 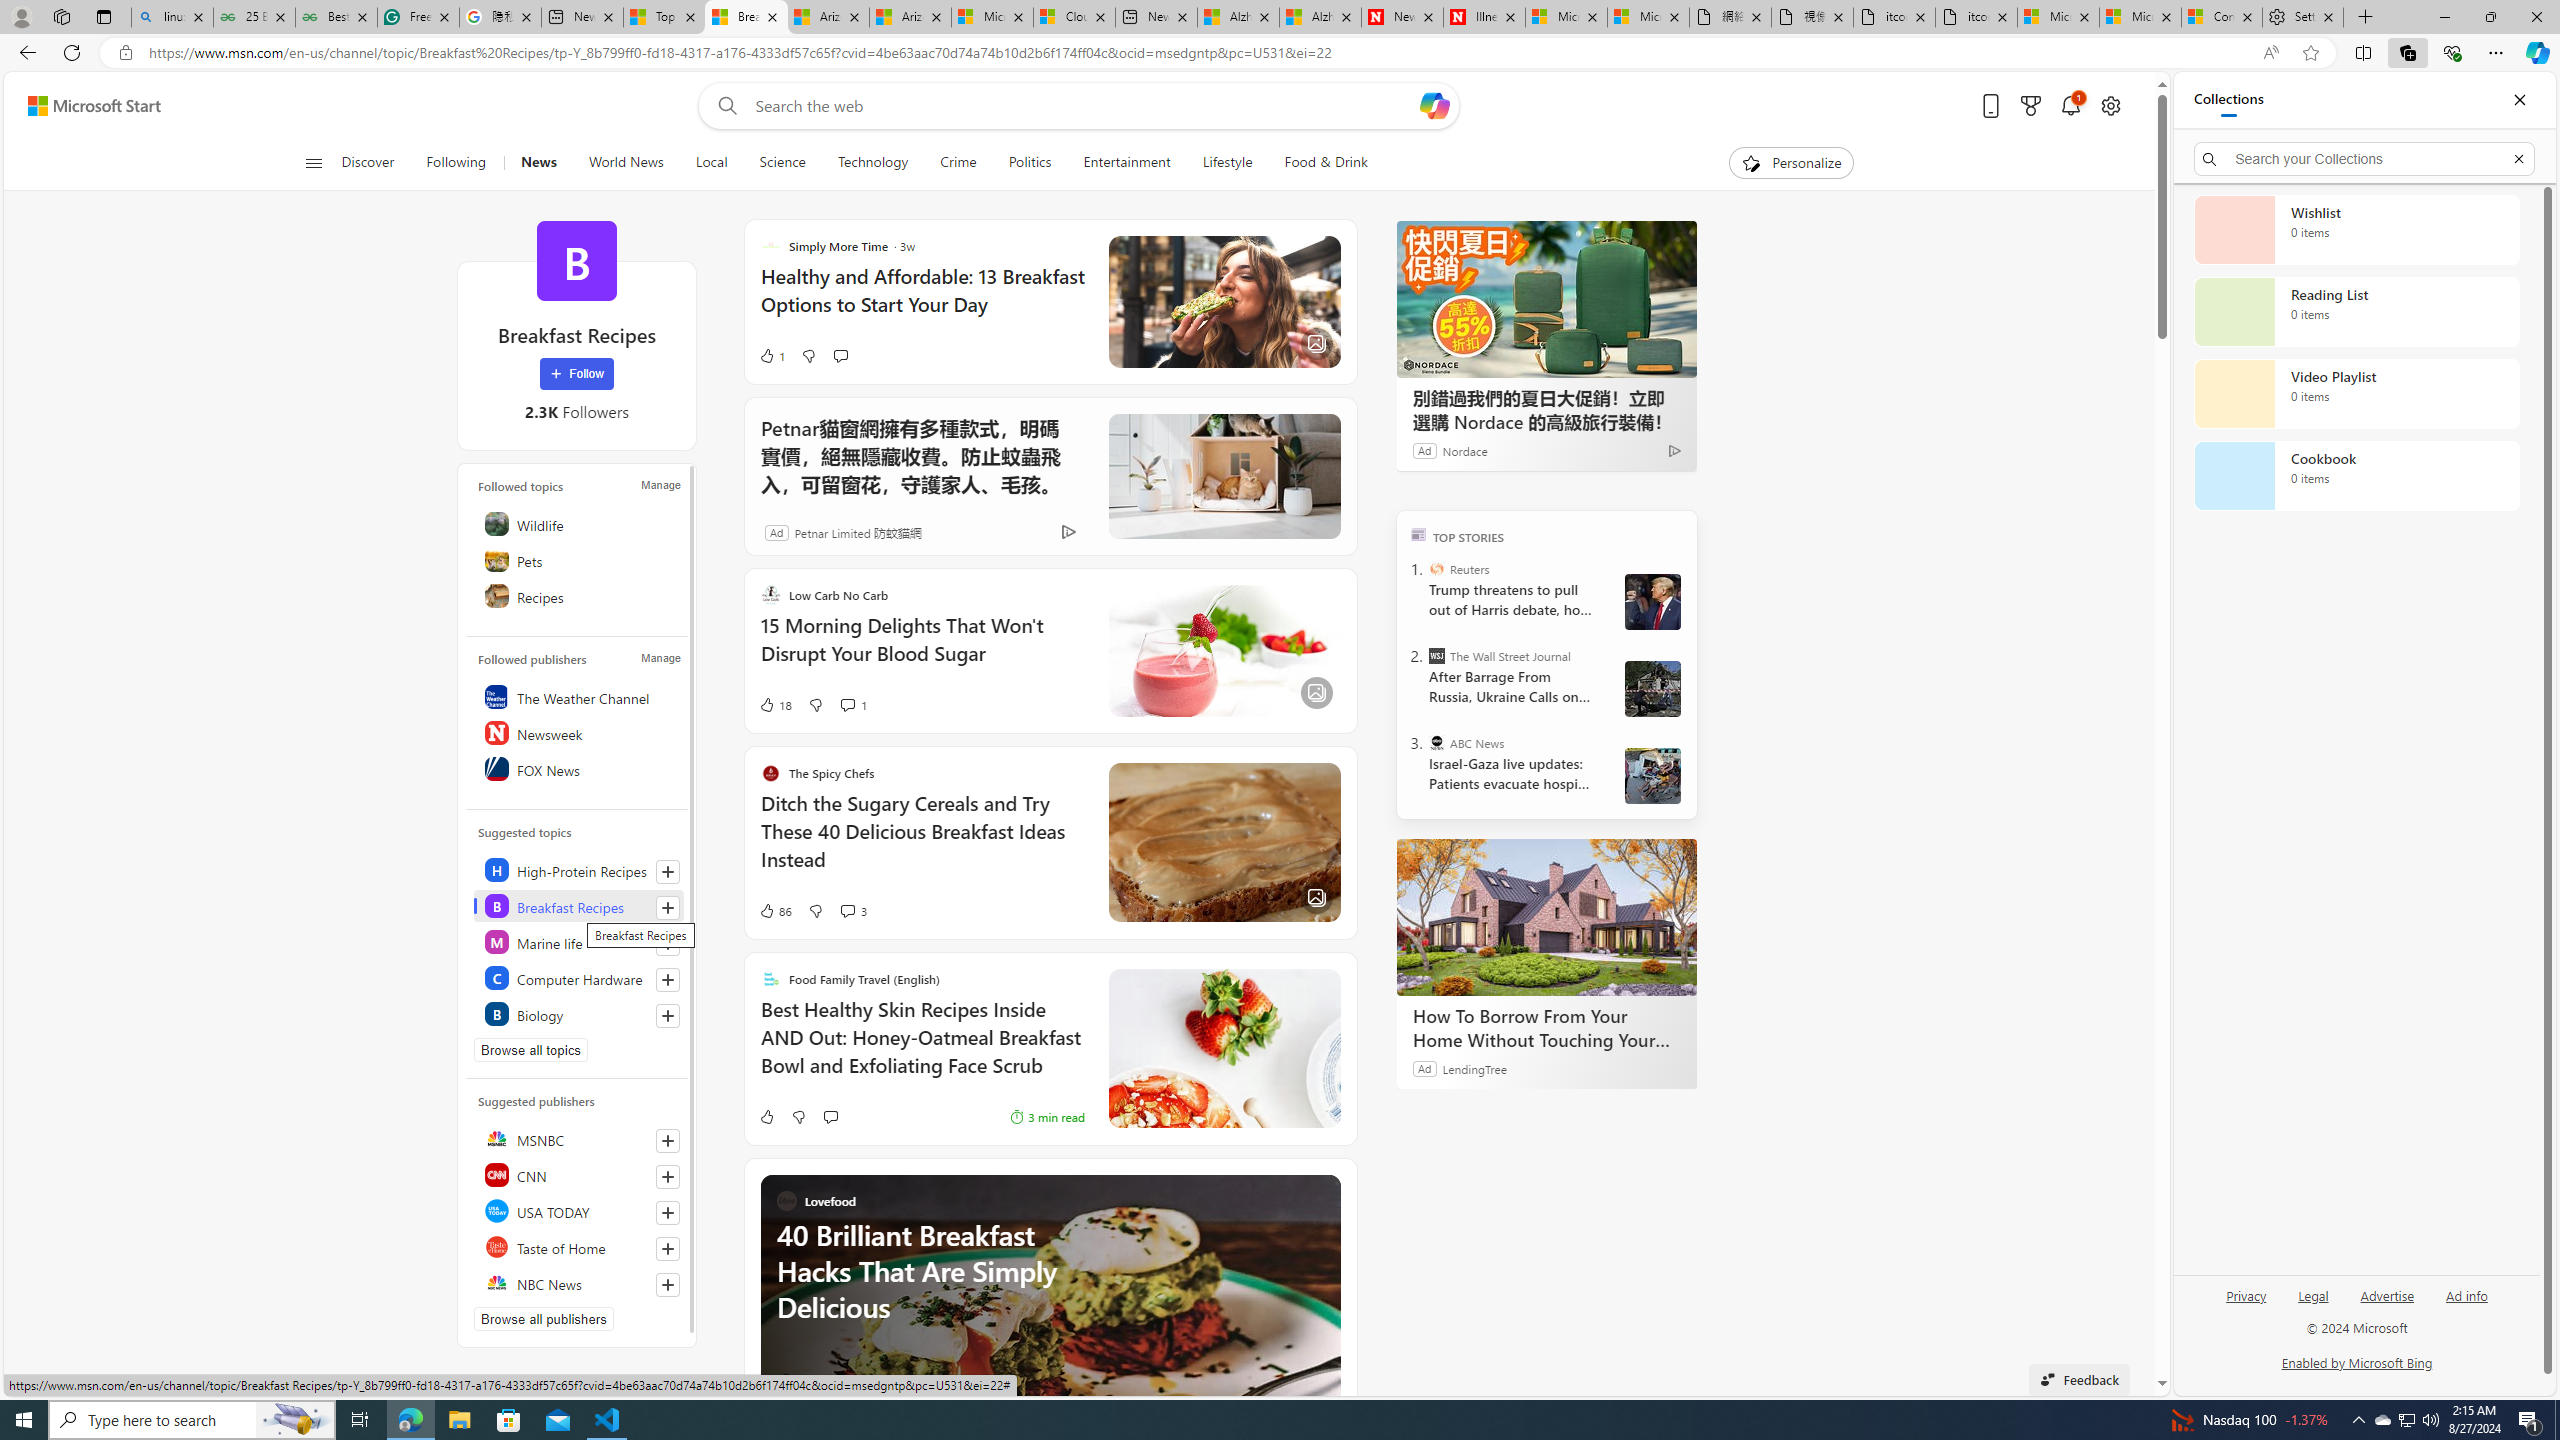 I want to click on 'LendingTree', so click(x=1473, y=1068).